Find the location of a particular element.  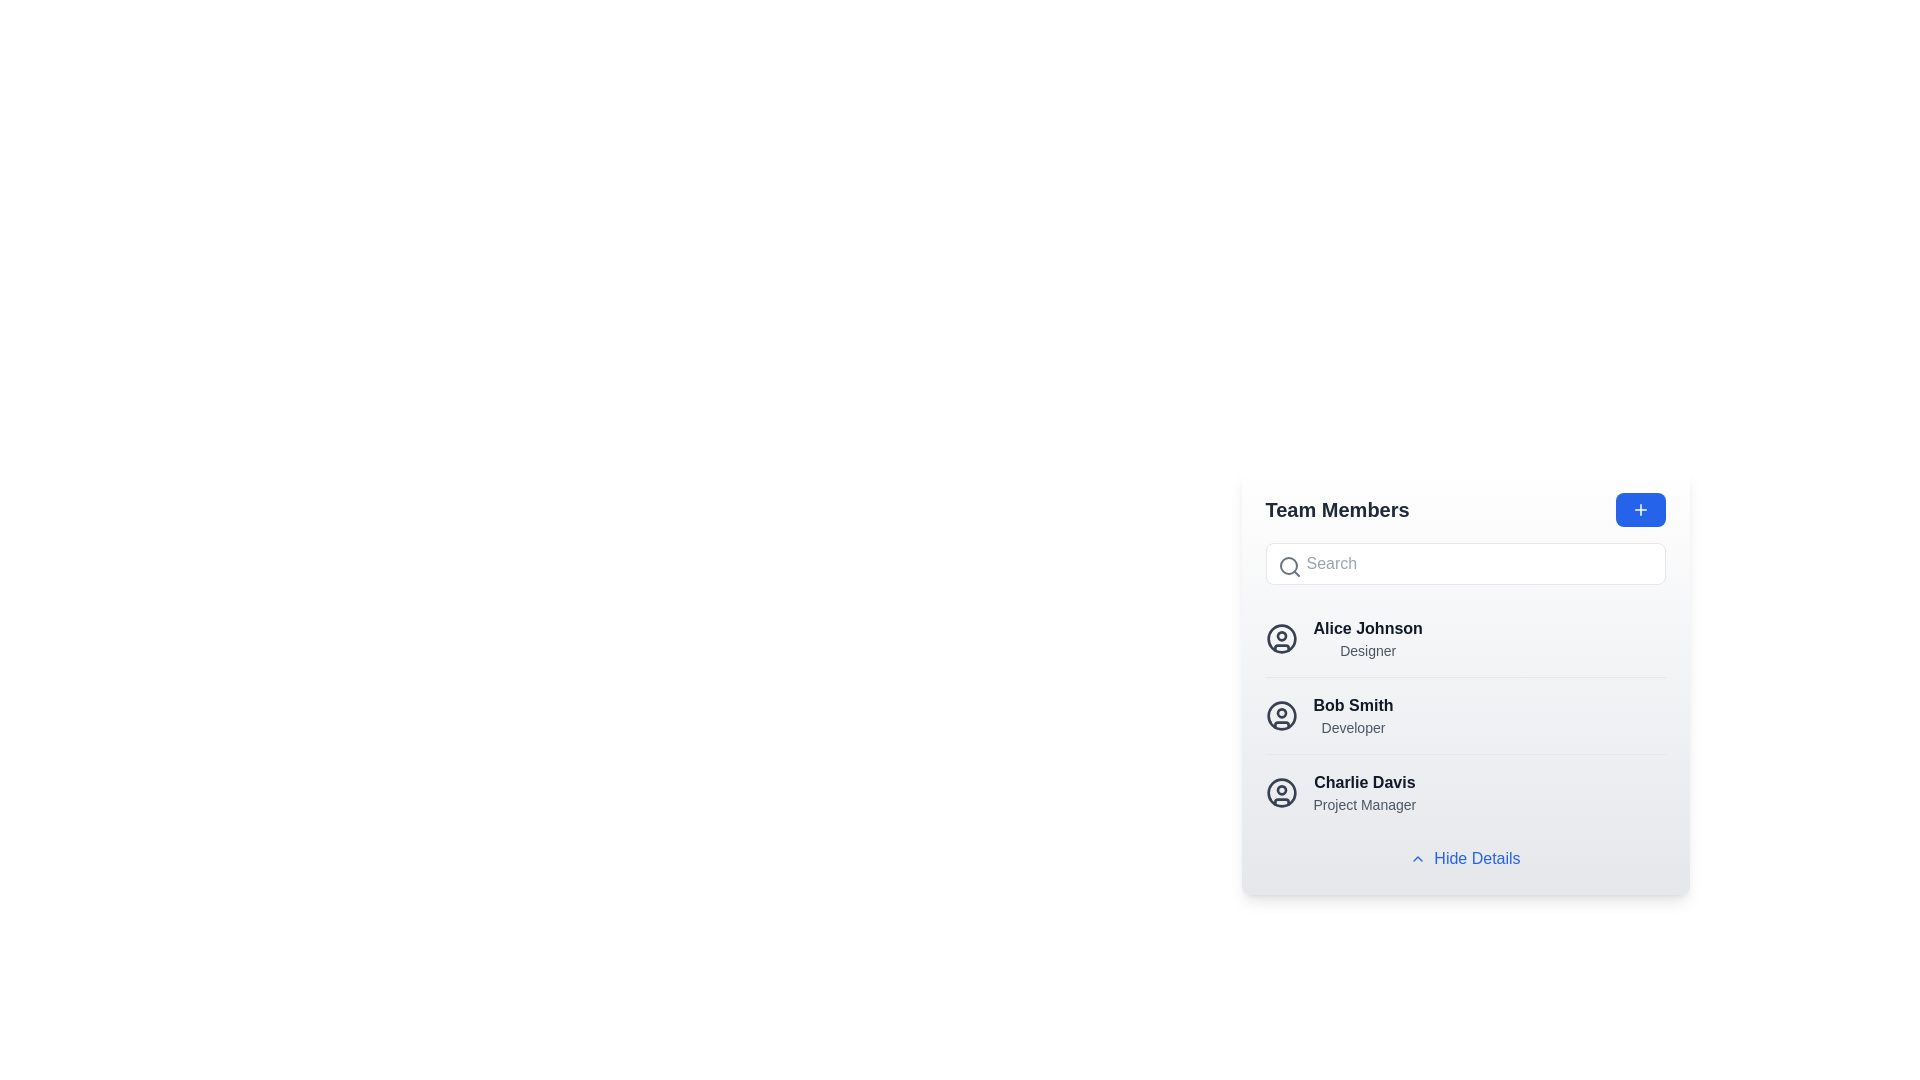

the Vector icon (chevron-up) to possibly trigger a tooltip or style change is located at coordinates (1417, 858).